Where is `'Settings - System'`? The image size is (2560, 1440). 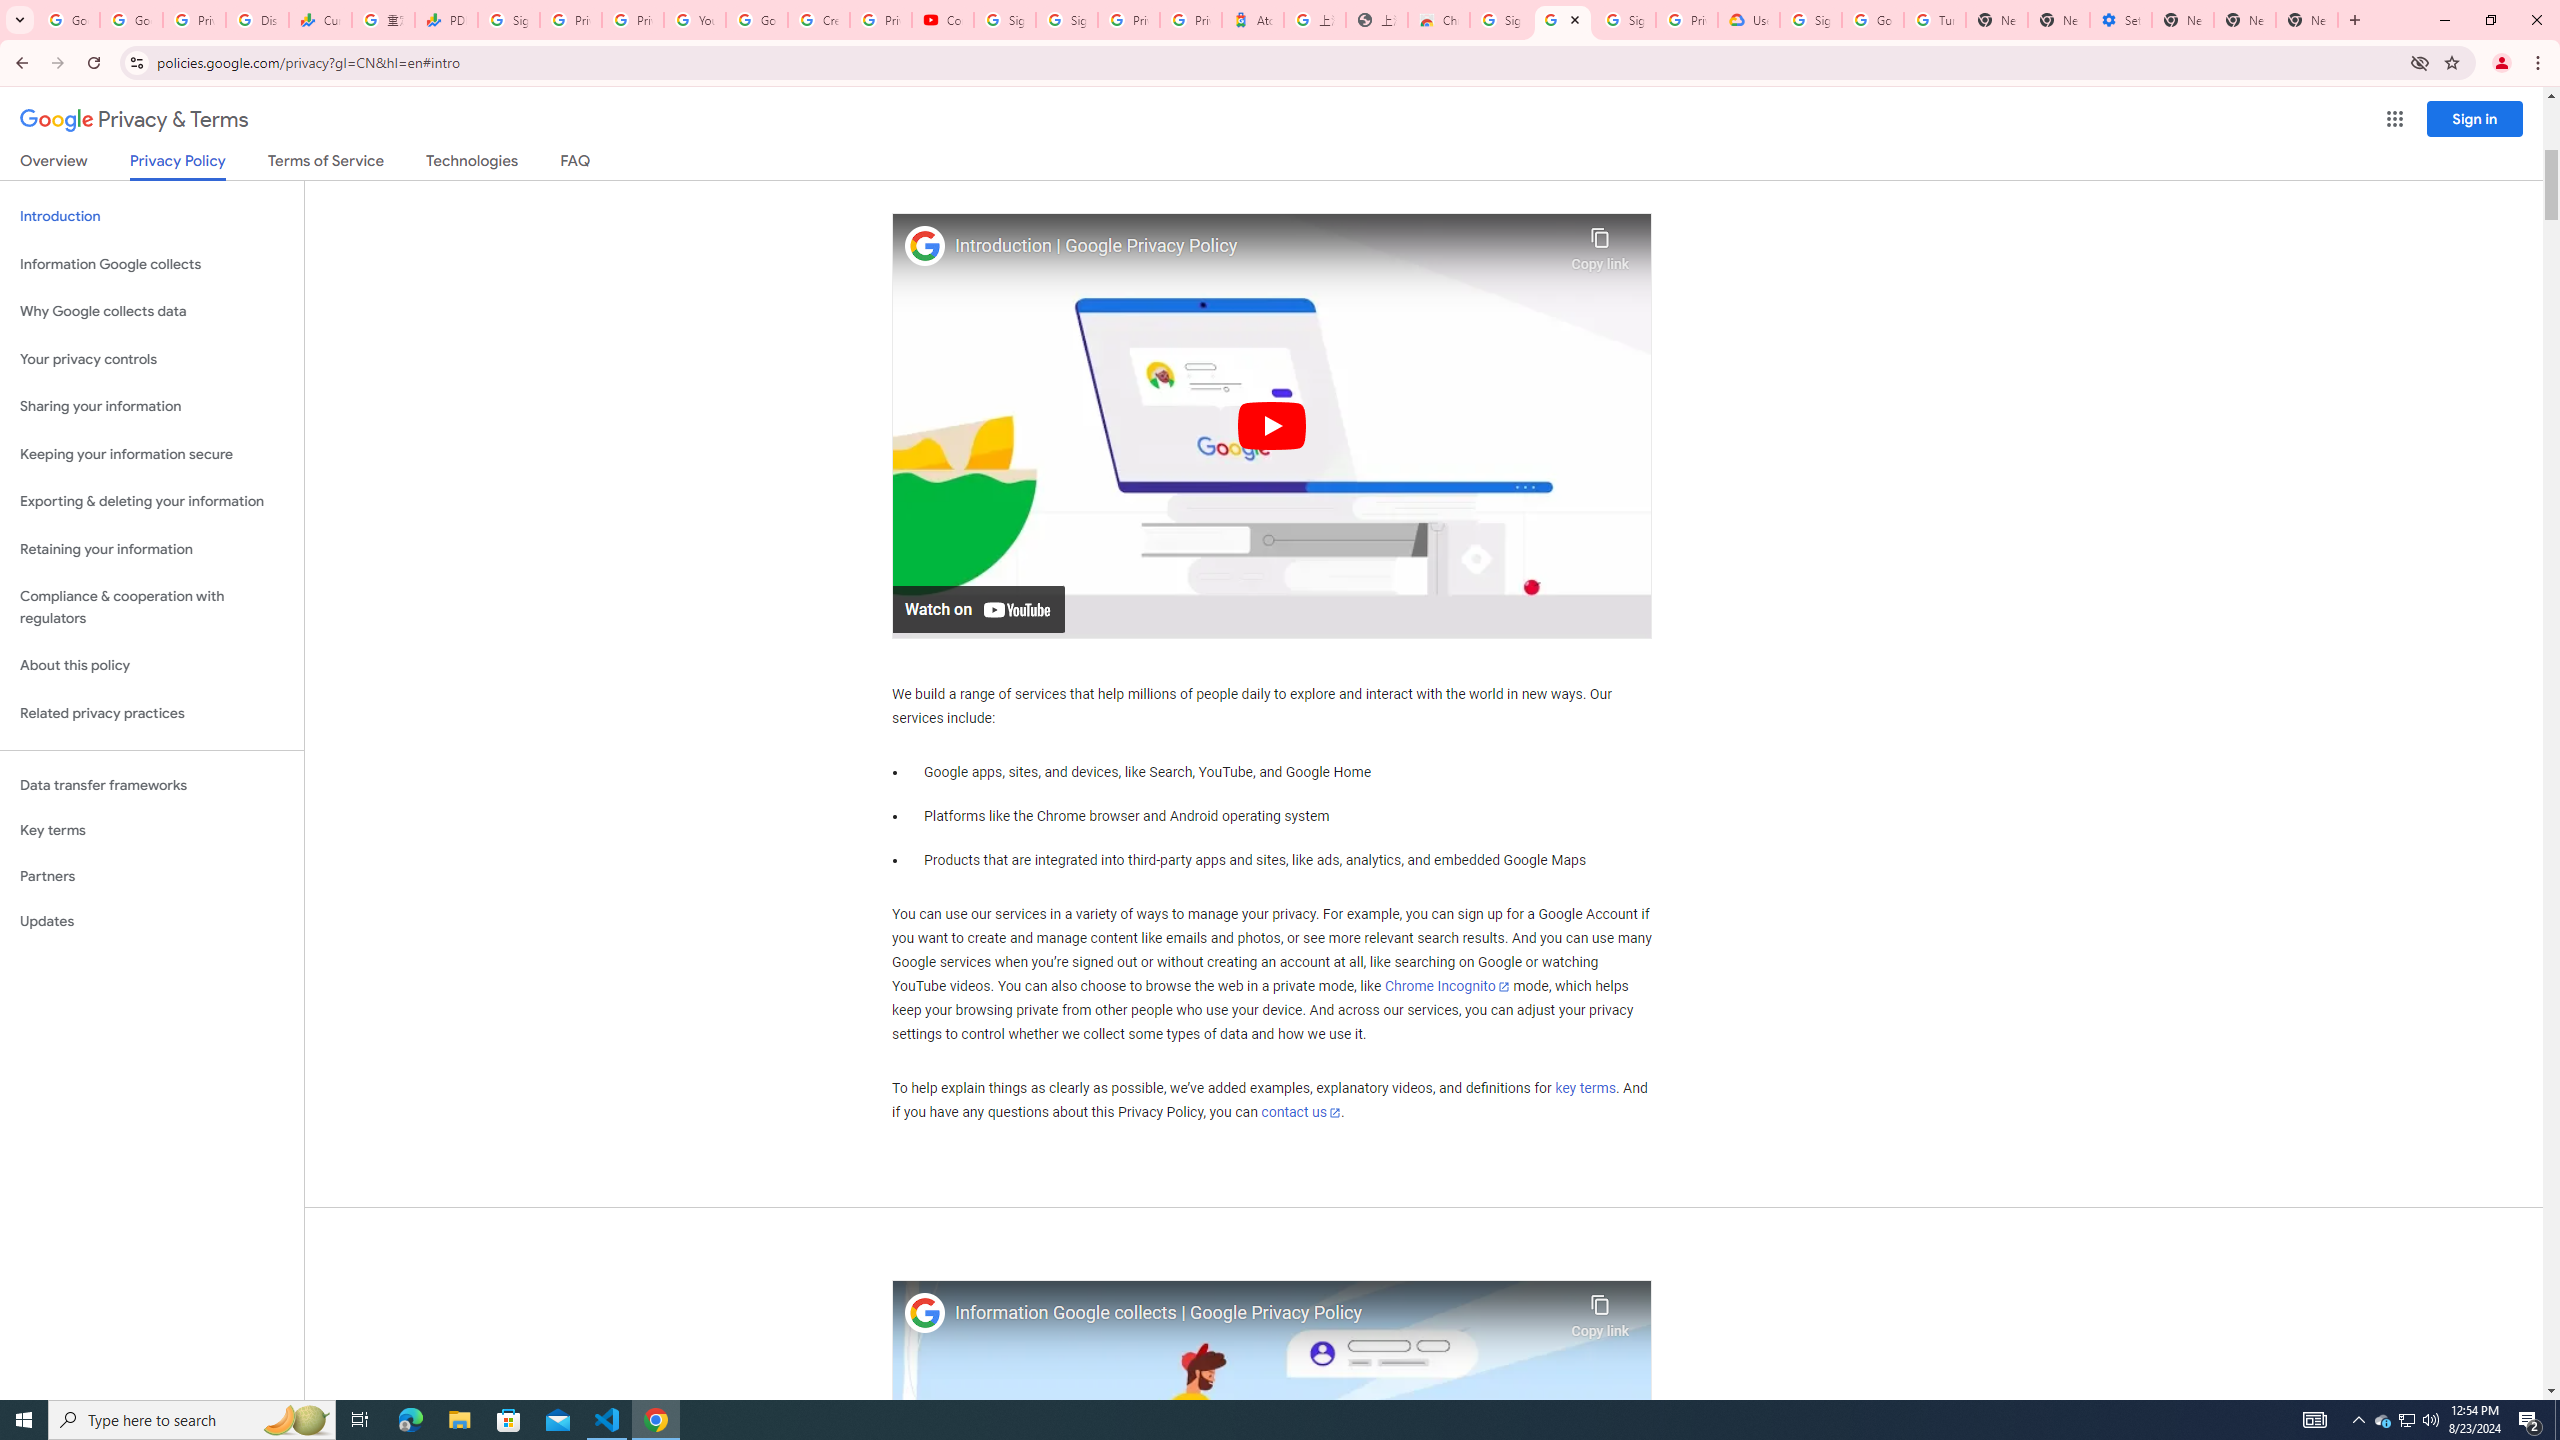
'Settings - System' is located at coordinates (2119, 19).